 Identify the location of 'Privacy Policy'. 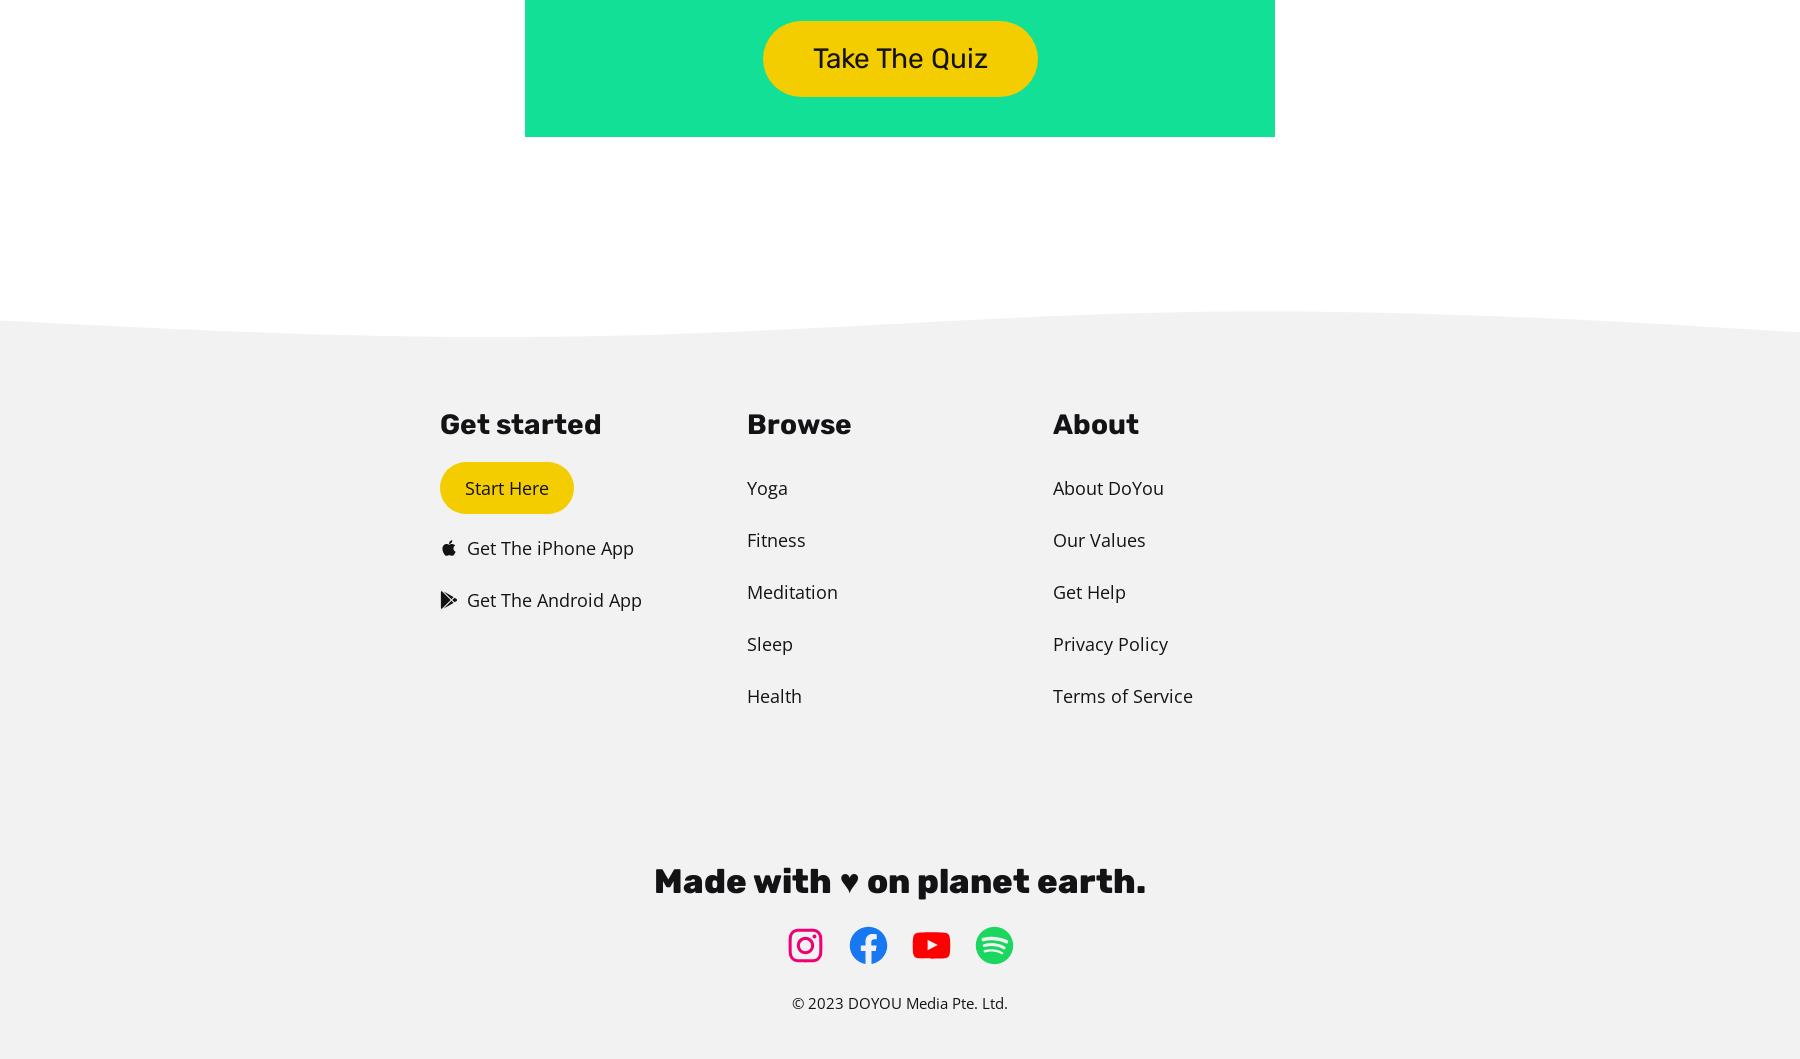
(1110, 643).